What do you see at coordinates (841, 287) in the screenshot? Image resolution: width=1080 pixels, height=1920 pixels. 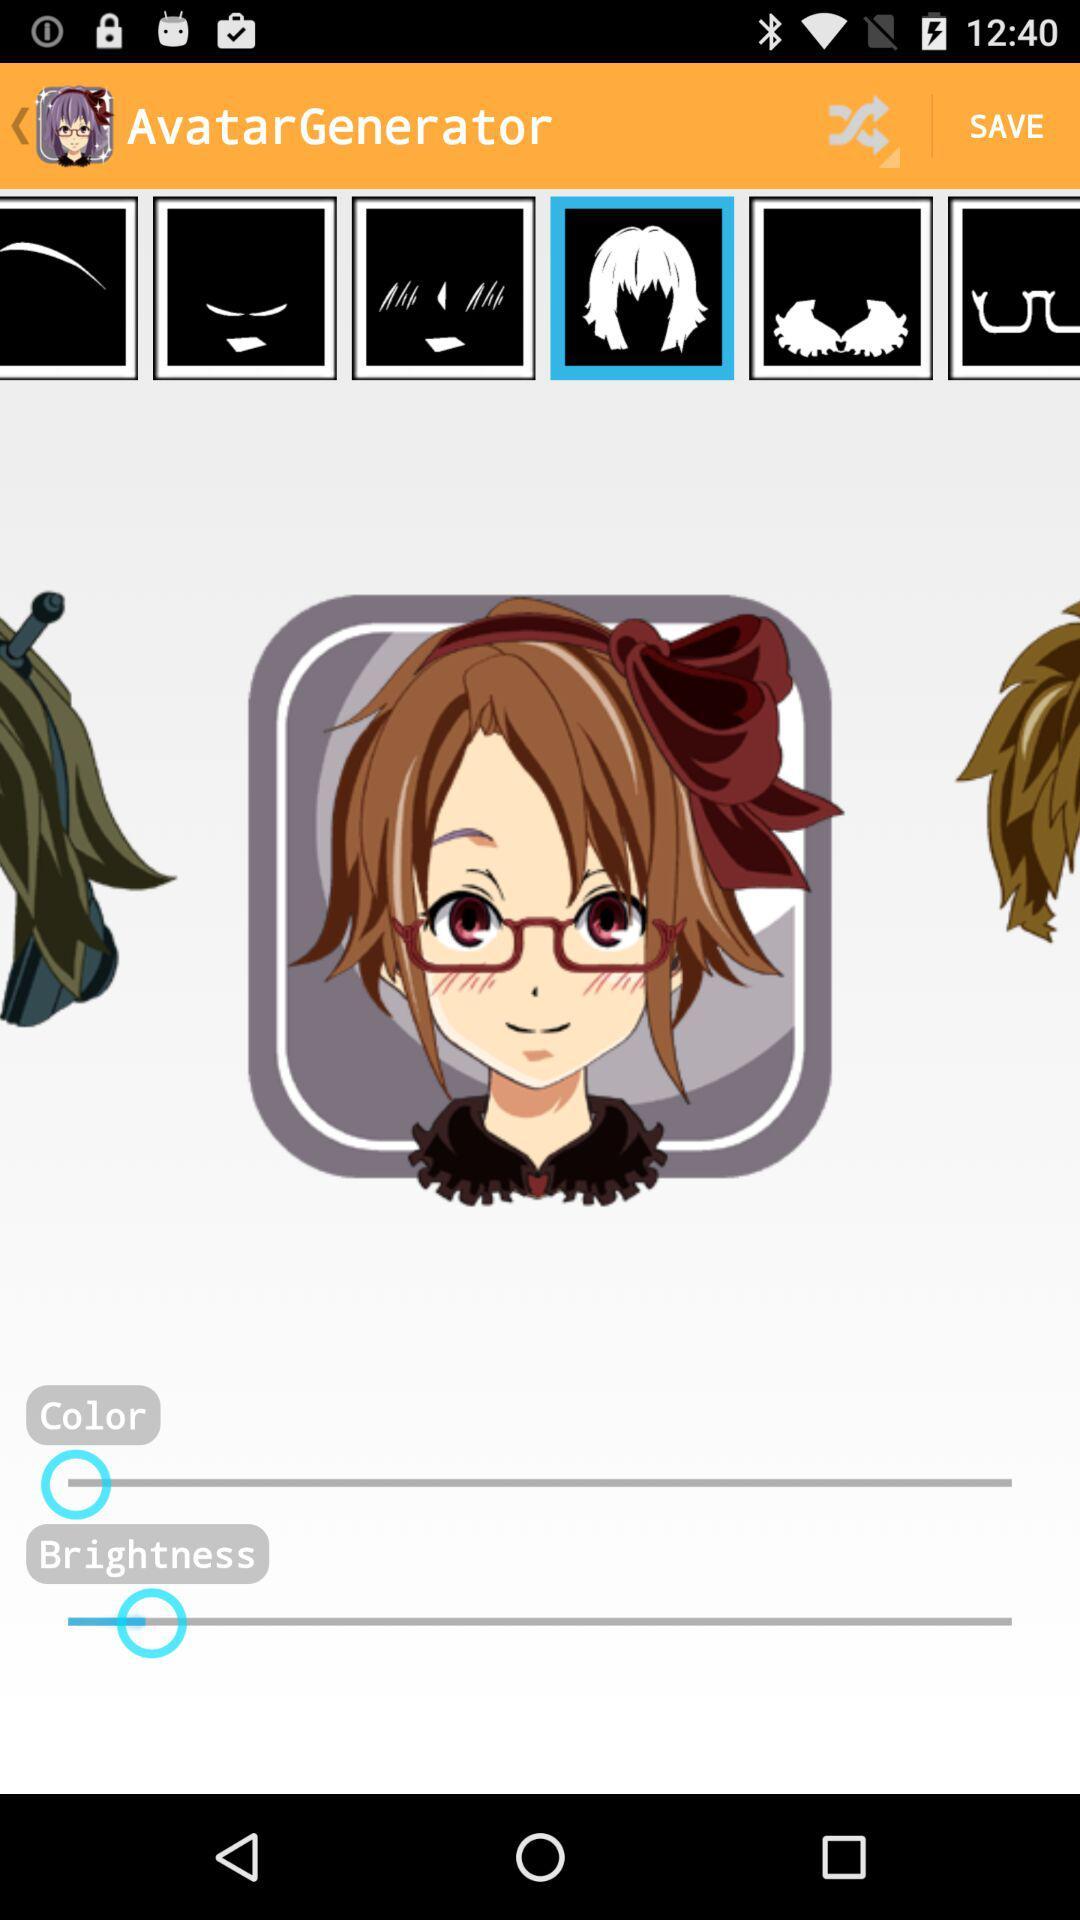 I see `choose outfit` at bounding box center [841, 287].